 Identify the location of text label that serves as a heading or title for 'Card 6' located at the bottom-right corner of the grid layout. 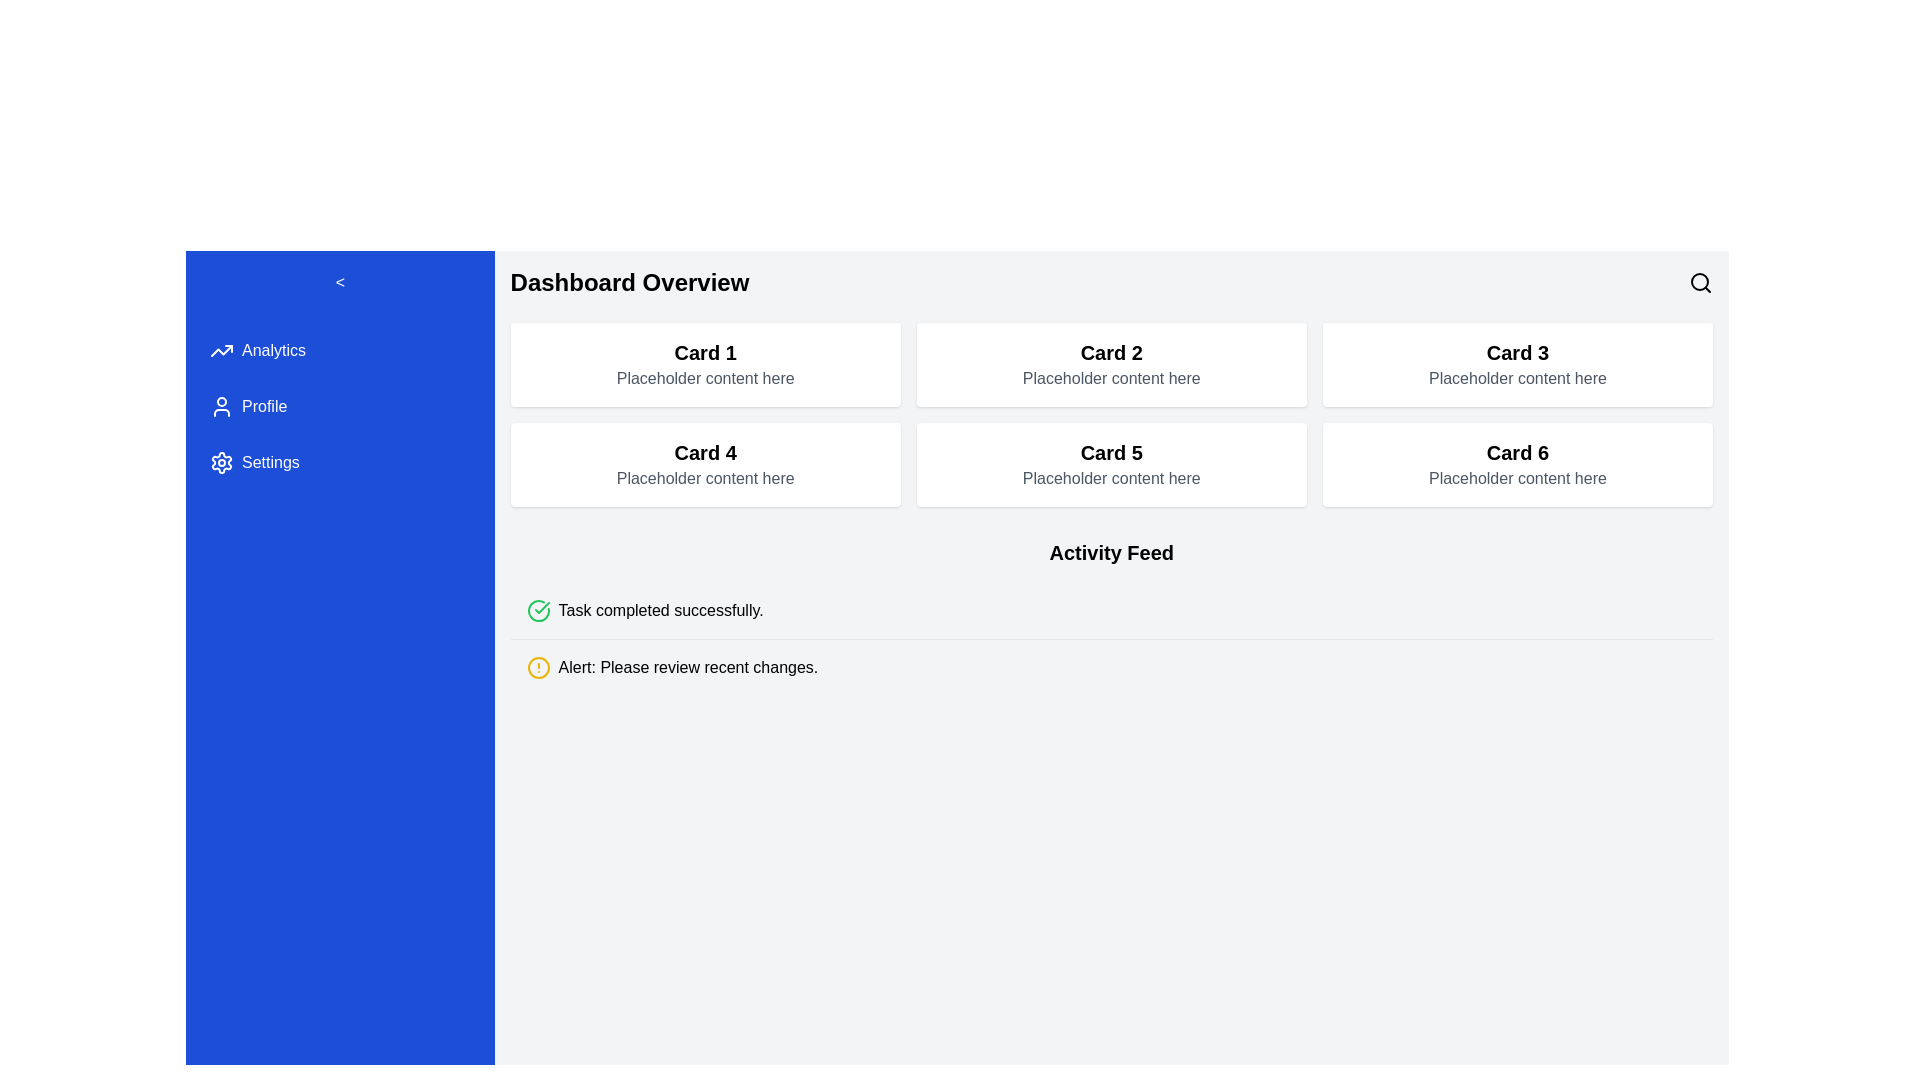
(1517, 452).